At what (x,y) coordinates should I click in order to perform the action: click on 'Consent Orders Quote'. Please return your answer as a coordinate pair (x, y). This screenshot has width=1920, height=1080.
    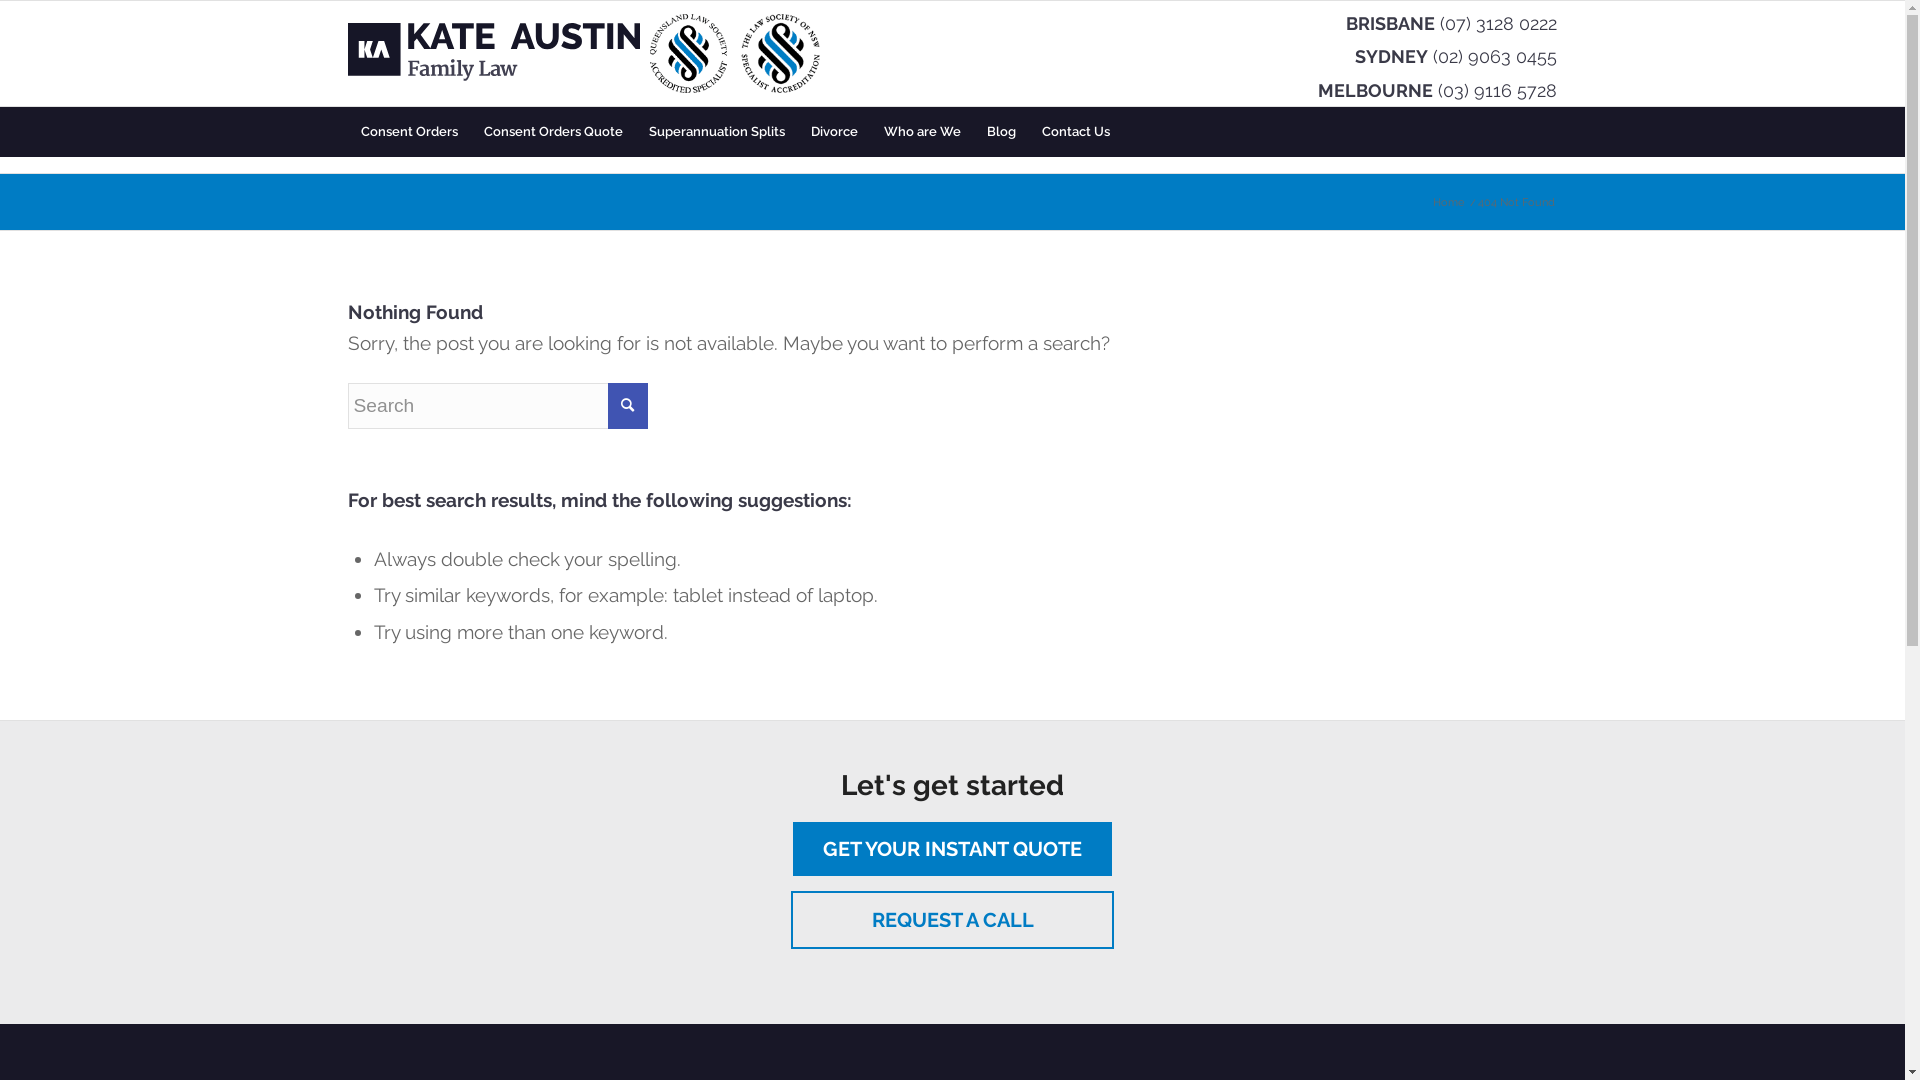
    Looking at the image, I should click on (469, 131).